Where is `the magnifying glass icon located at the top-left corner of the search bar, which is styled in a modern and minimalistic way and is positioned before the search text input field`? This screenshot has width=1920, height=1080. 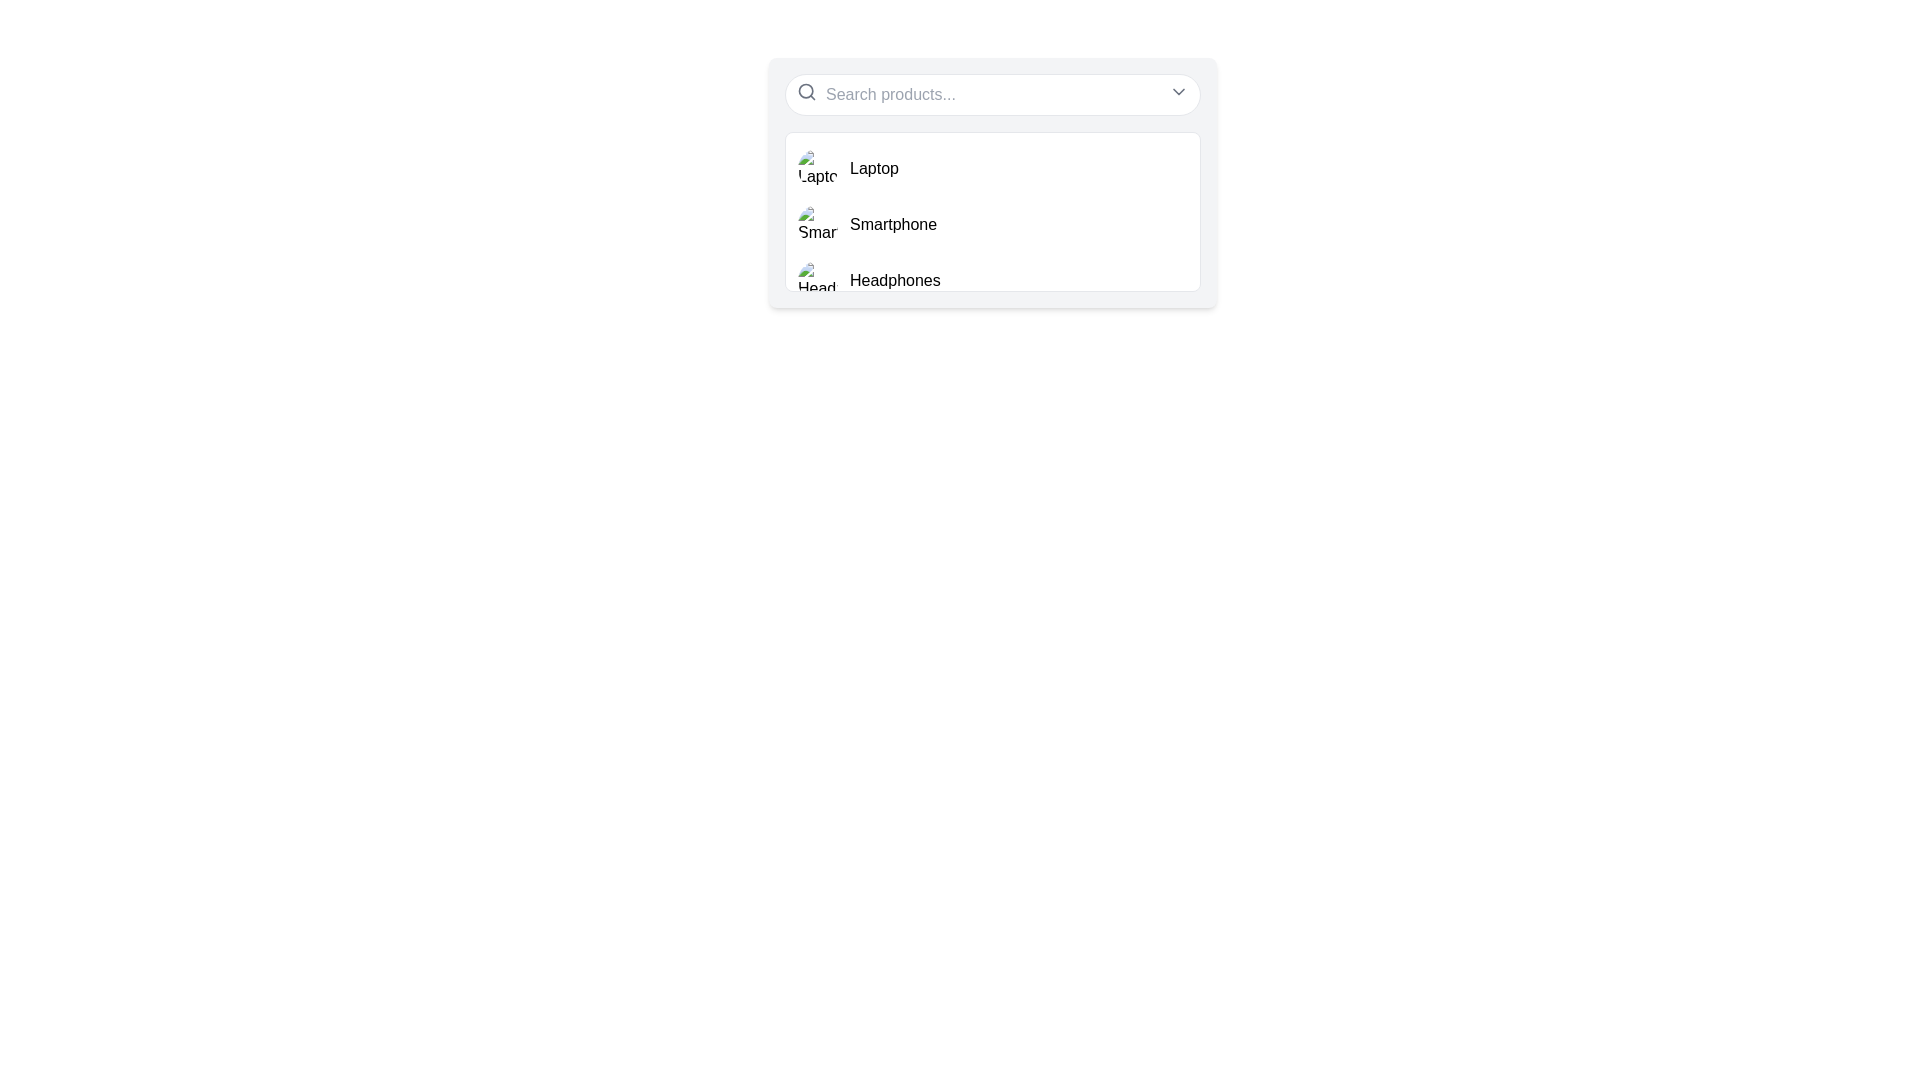 the magnifying glass icon located at the top-left corner of the search bar, which is styled in a modern and minimalistic way and is positioned before the search text input field is located at coordinates (806, 92).